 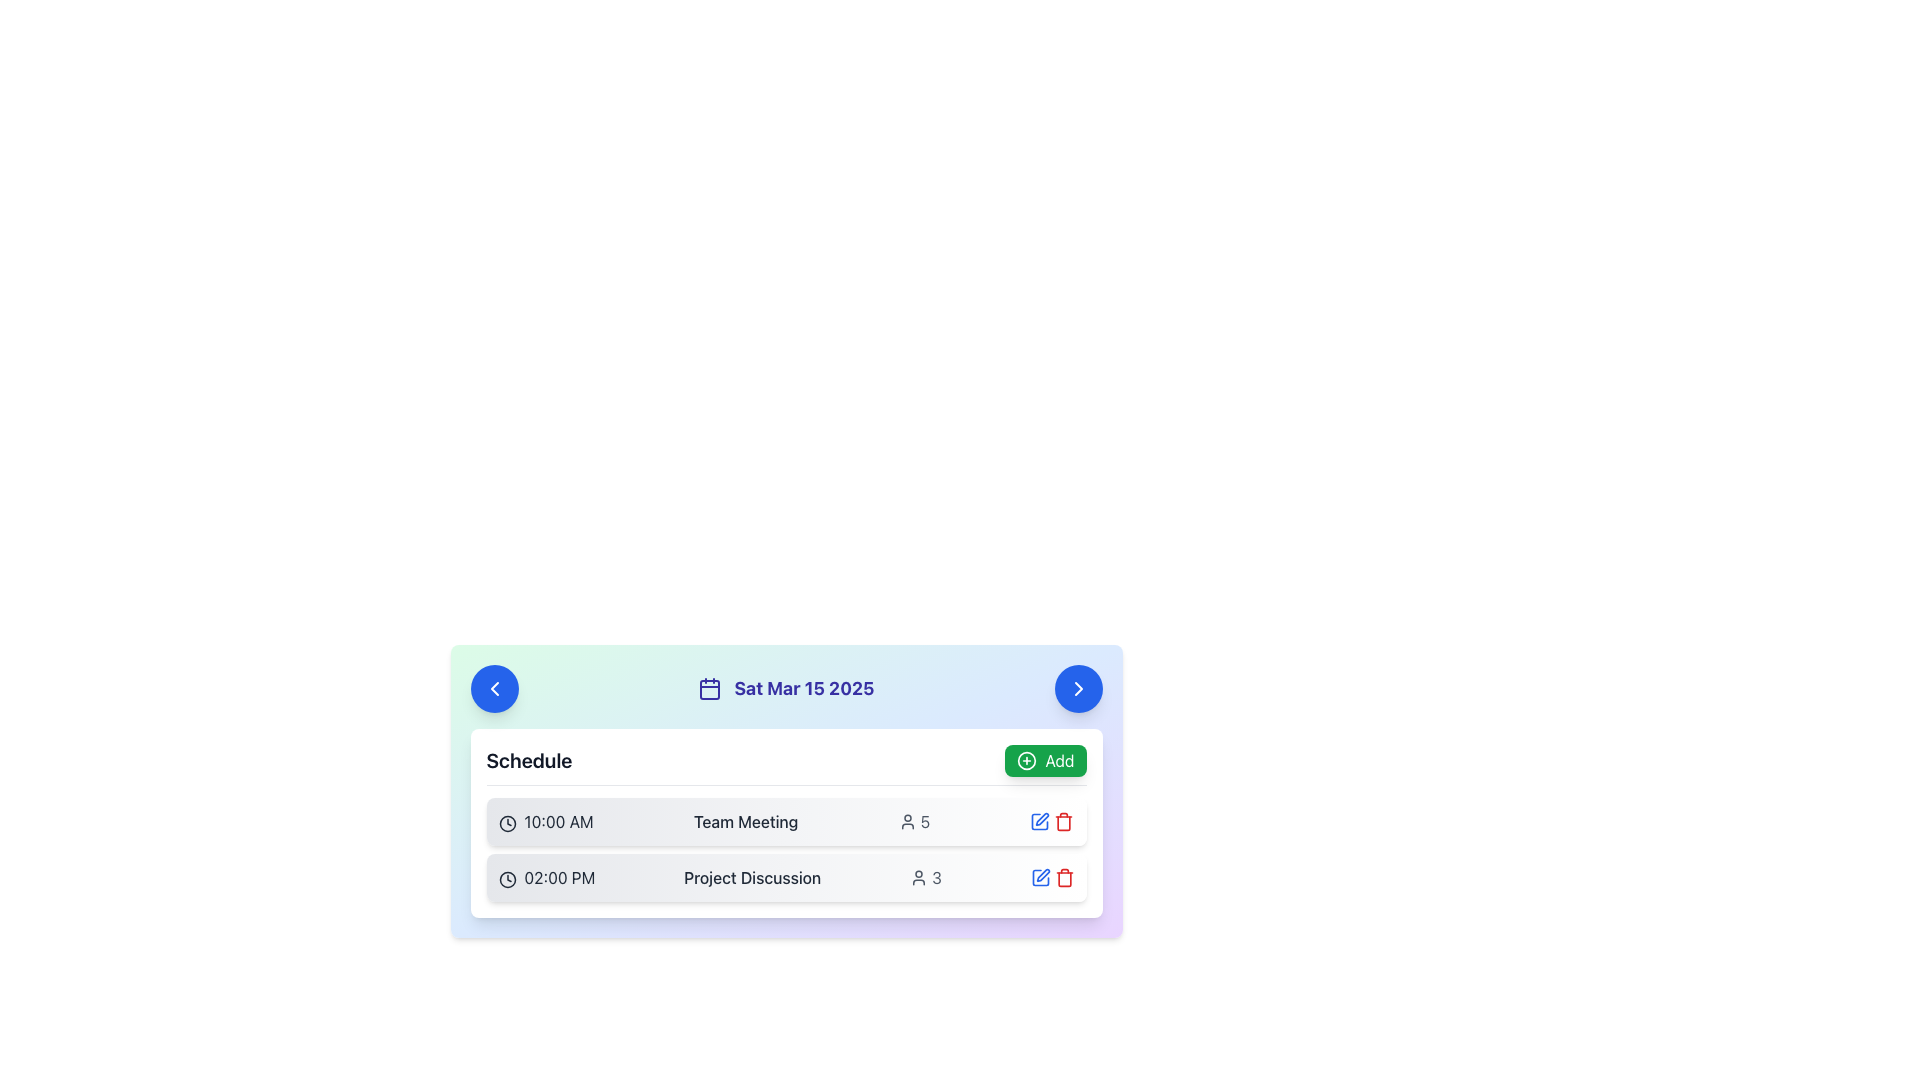 I want to click on the circular clock icon that is positioned at the leftmost position of the row displaying '10:00 AM' in the 'Schedule' component, so click(x=507, y=823).